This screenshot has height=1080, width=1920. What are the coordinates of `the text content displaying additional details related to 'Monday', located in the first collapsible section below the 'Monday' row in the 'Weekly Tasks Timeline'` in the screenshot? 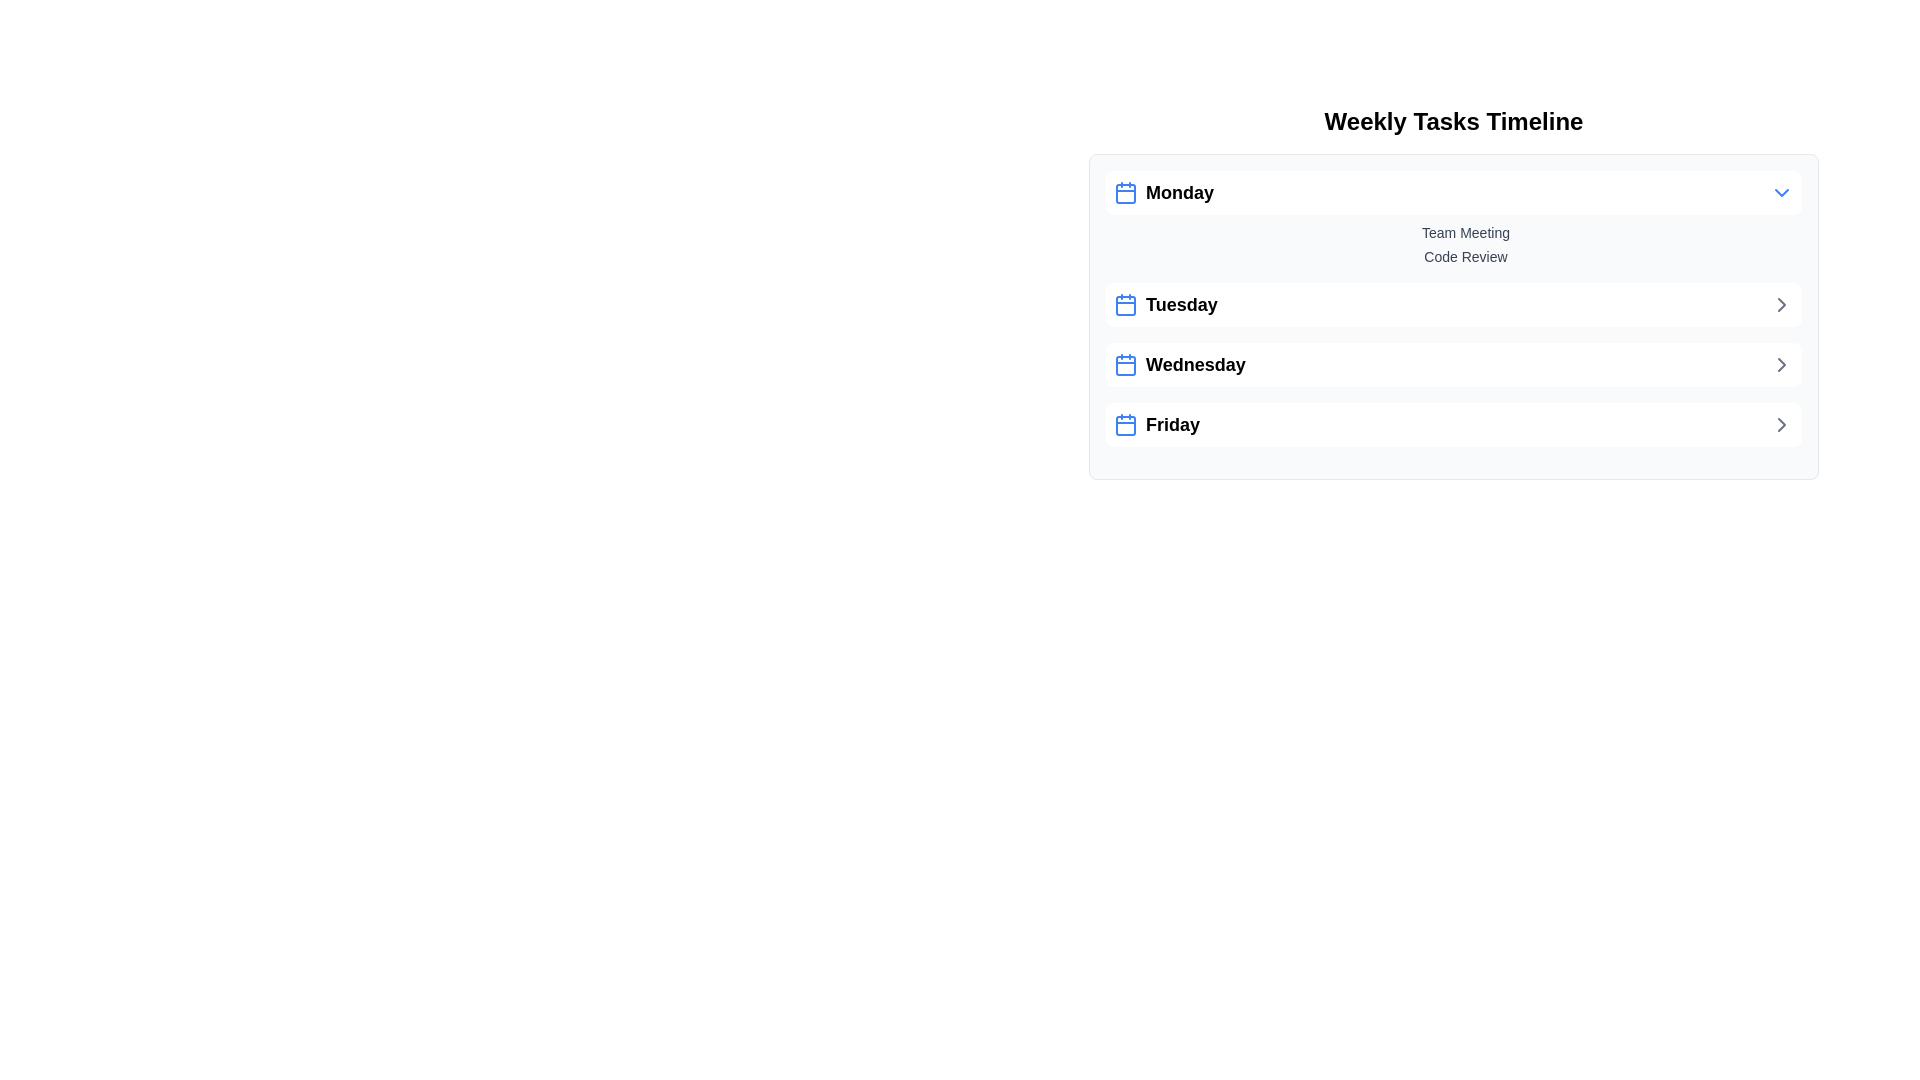 It's located at (1454, 219).